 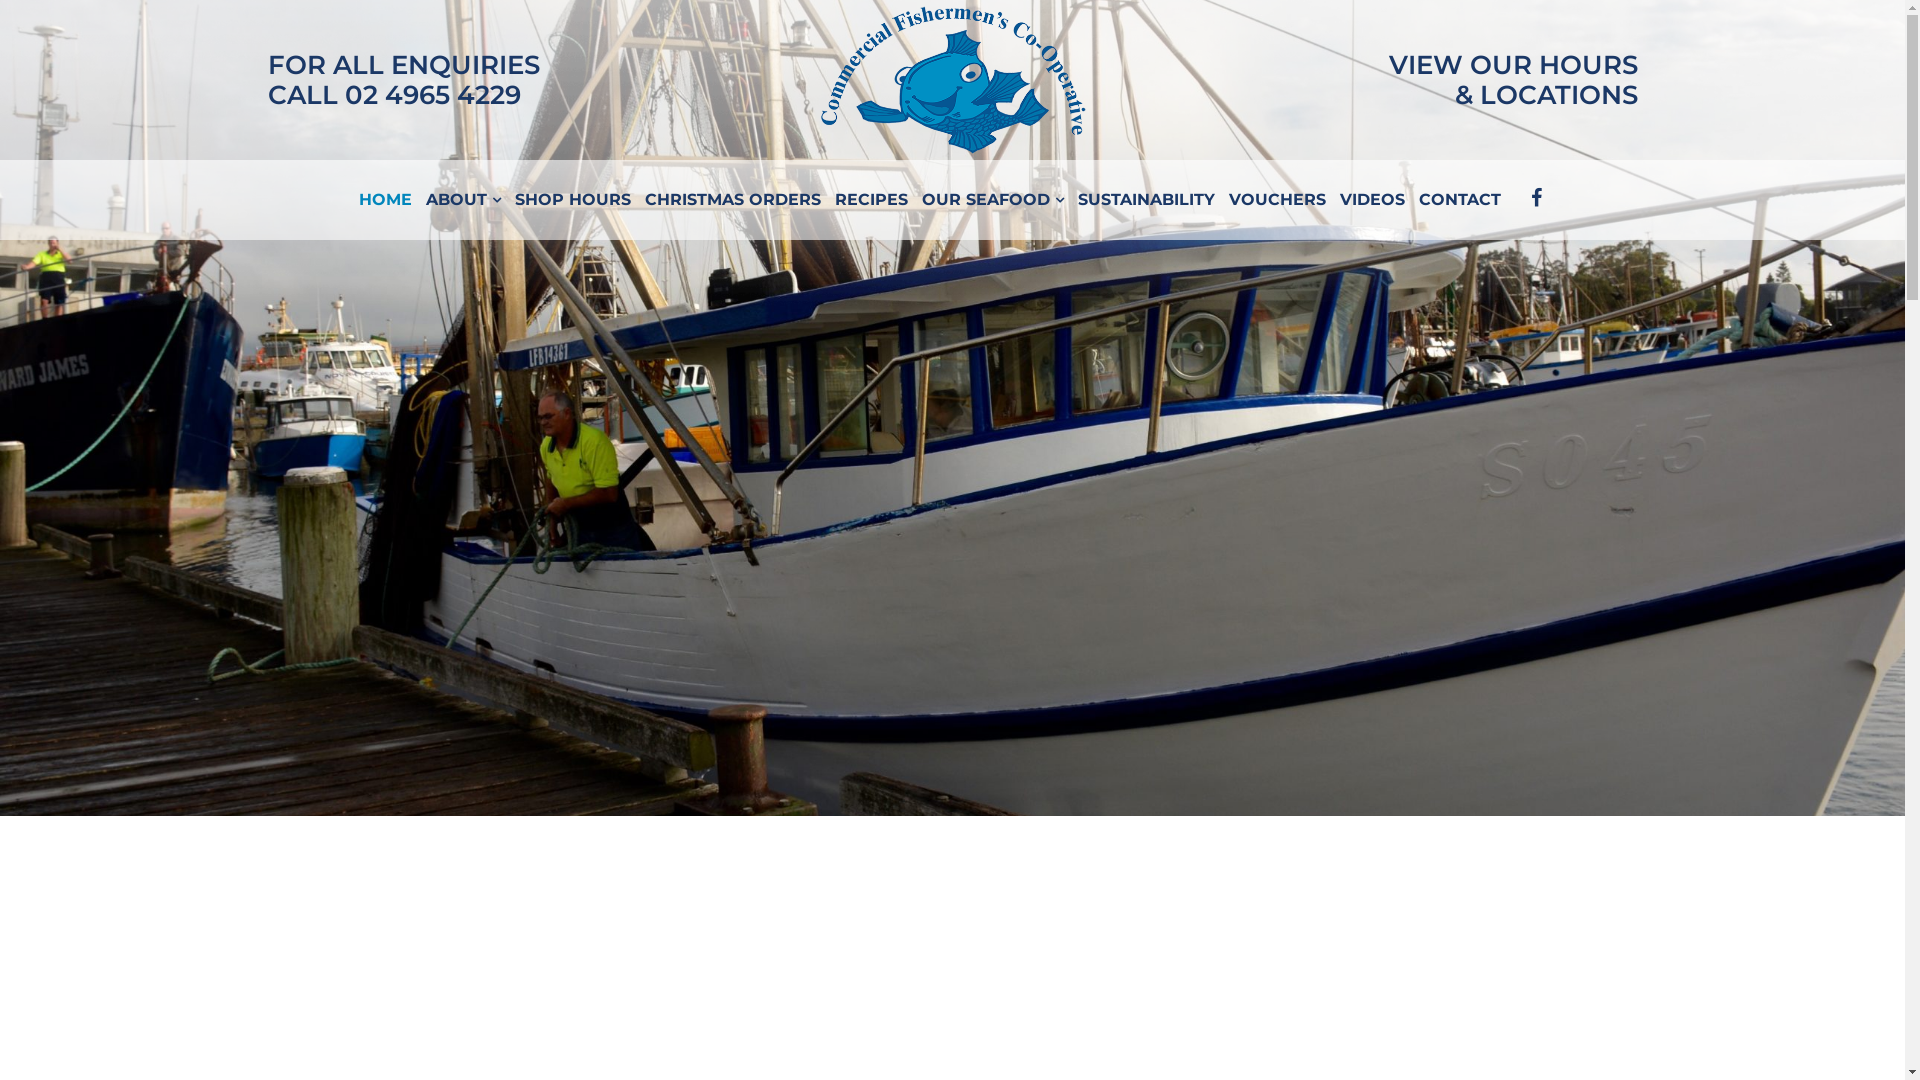 I want to click on 'RECIPES', so click(x=871, y=200).